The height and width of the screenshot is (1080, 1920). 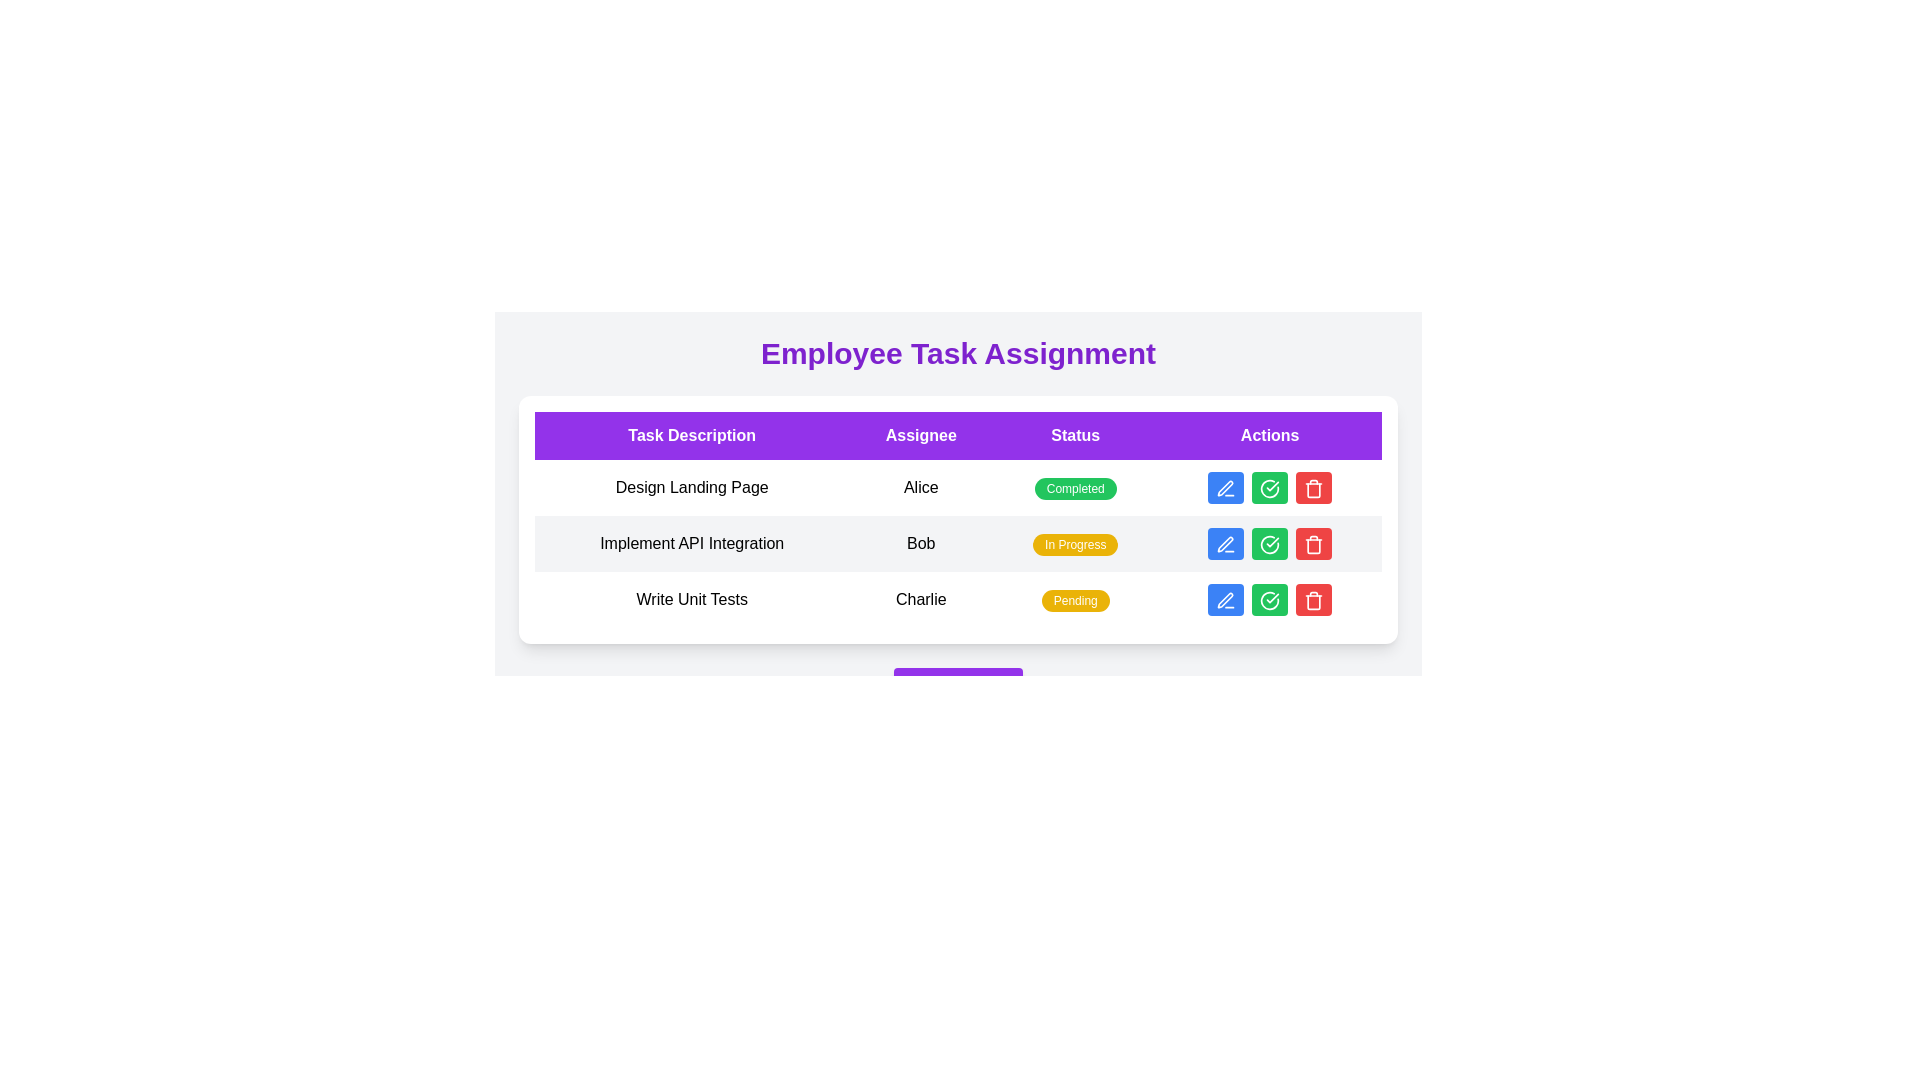 What do you see at coordinates (1314, 546) in the screenshot?
I see `the trash can icon button located in the 'Actions' column of the second row in the table` at bounding box center [1314, 546].